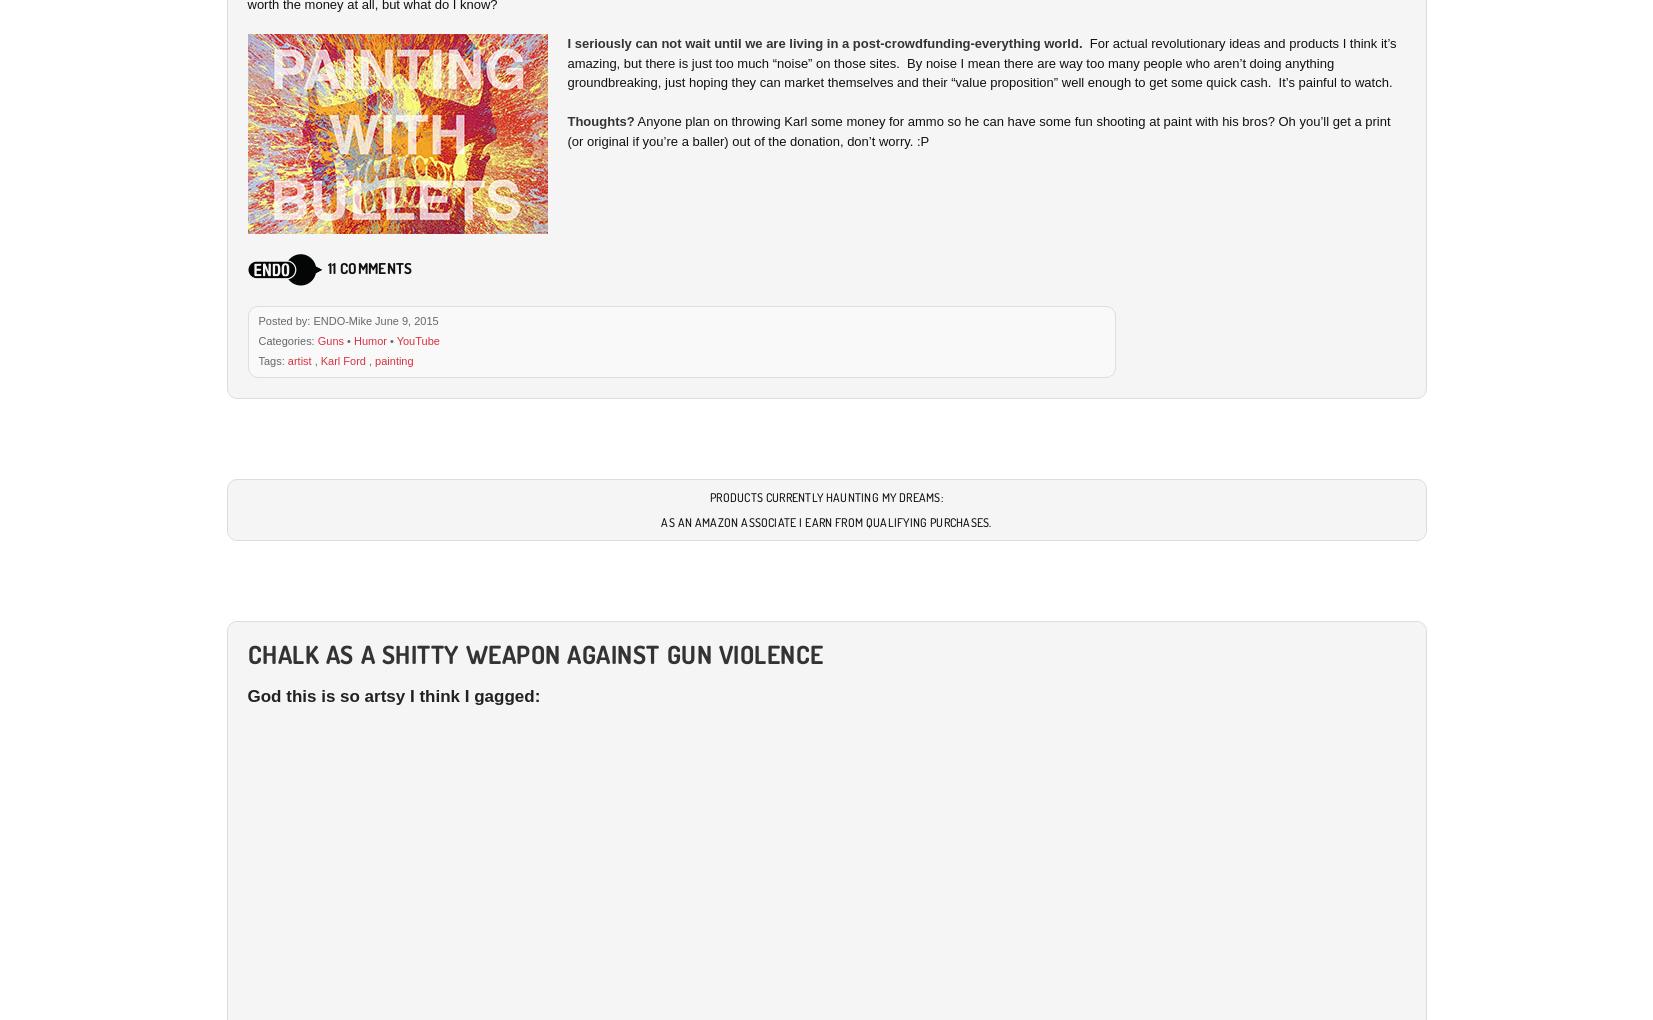  Describe the element at coordinates (599, 120) in the screenshot. I see `'Thoughts?'` at that location.